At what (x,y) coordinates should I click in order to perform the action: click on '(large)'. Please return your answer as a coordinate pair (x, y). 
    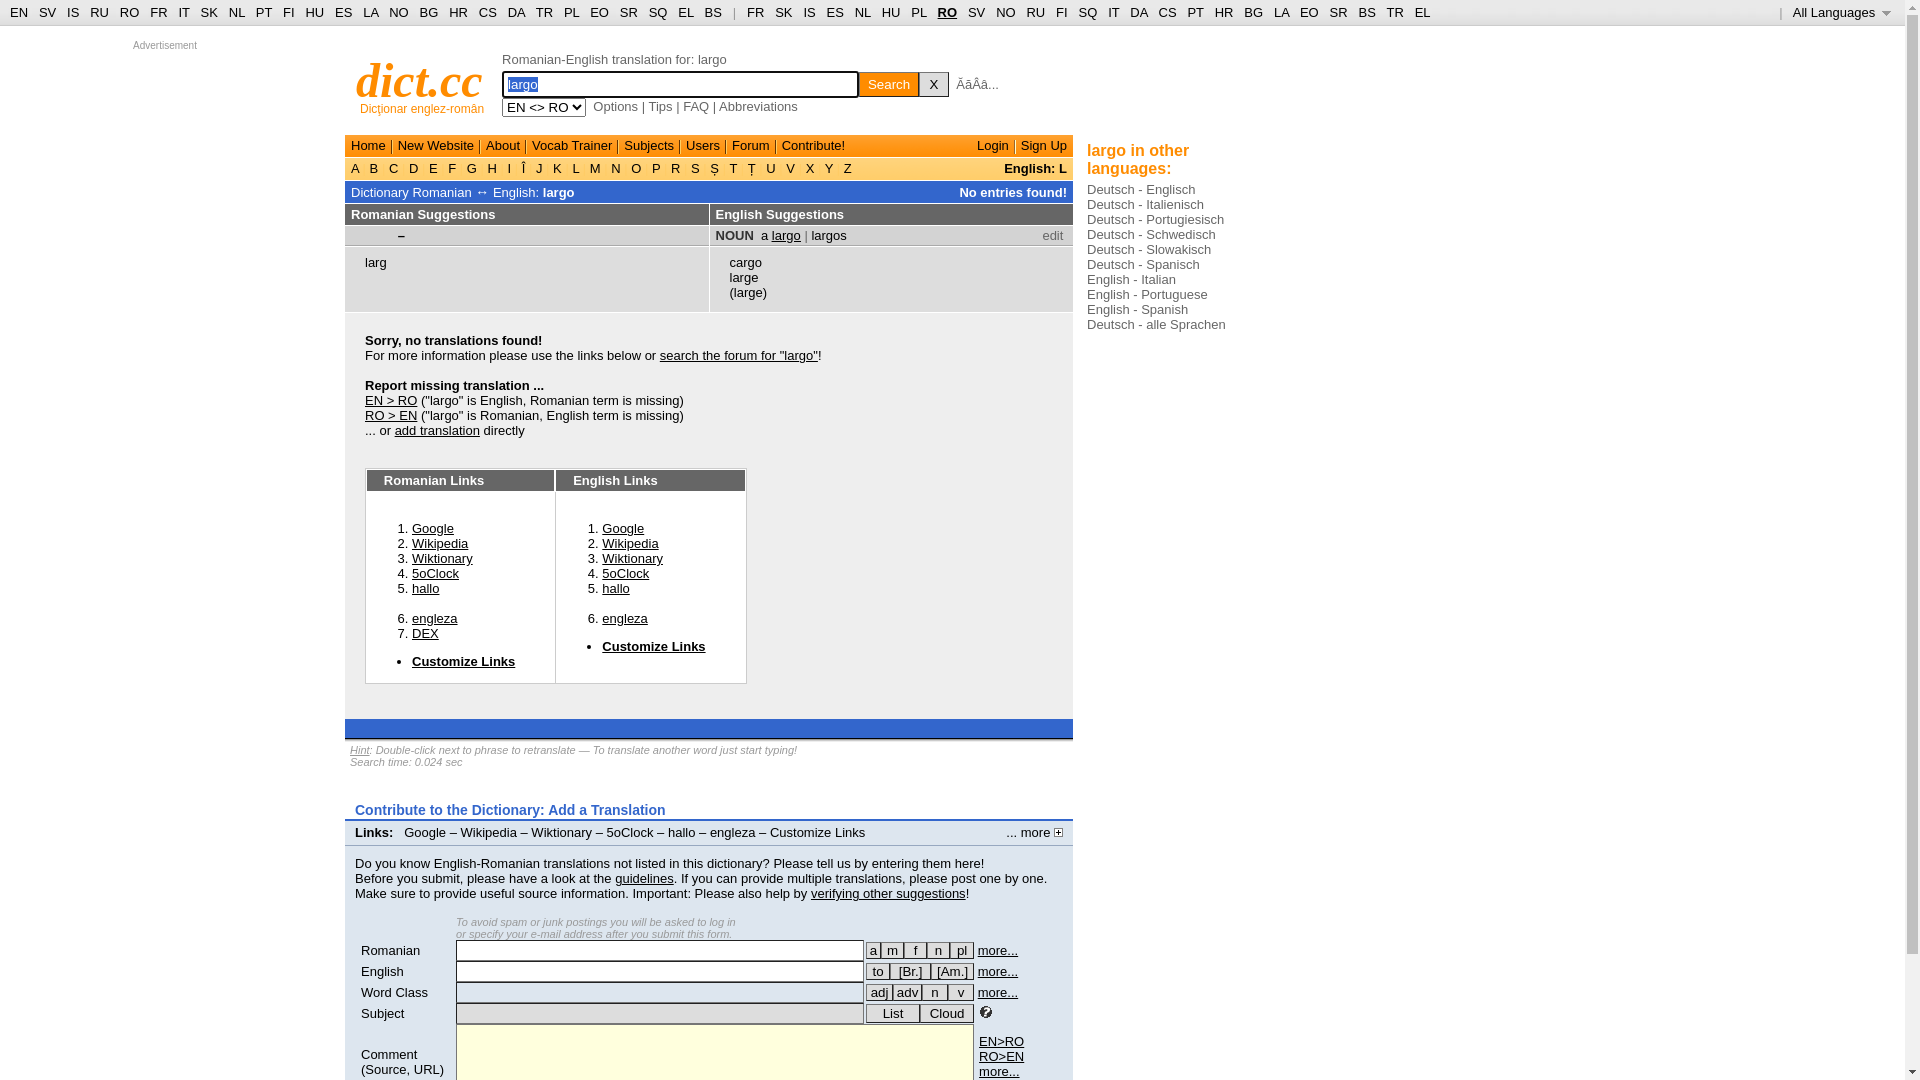
    Looking at the image, I should click on (747, 292).